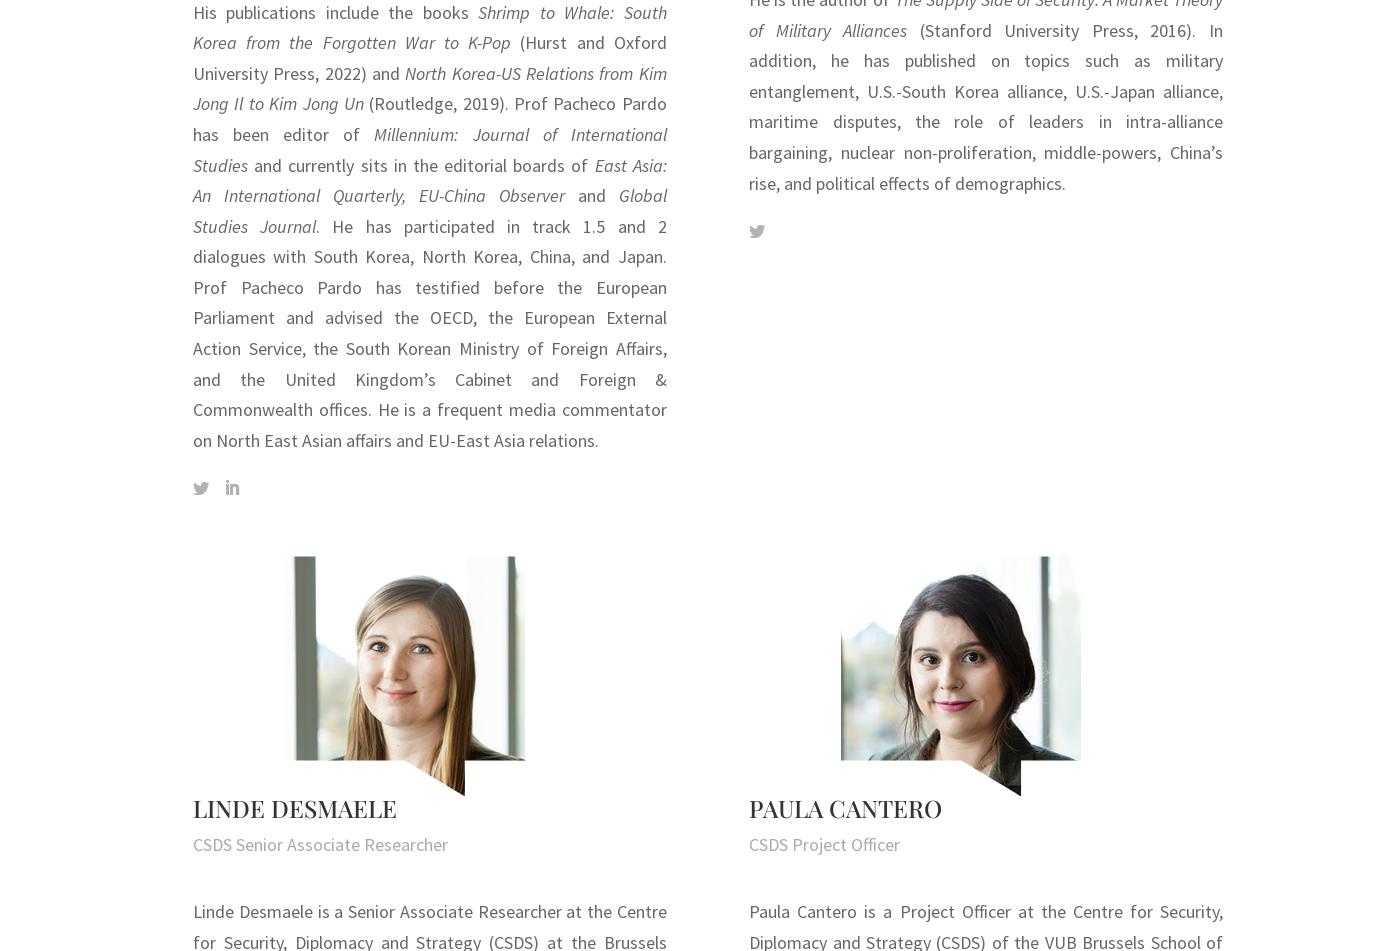  What do you see at coordinates (428, 180) in the screenshot?
I see `'East Asia: An International Quarterly, EU-China Observer'` at bounding box center [428, 180].